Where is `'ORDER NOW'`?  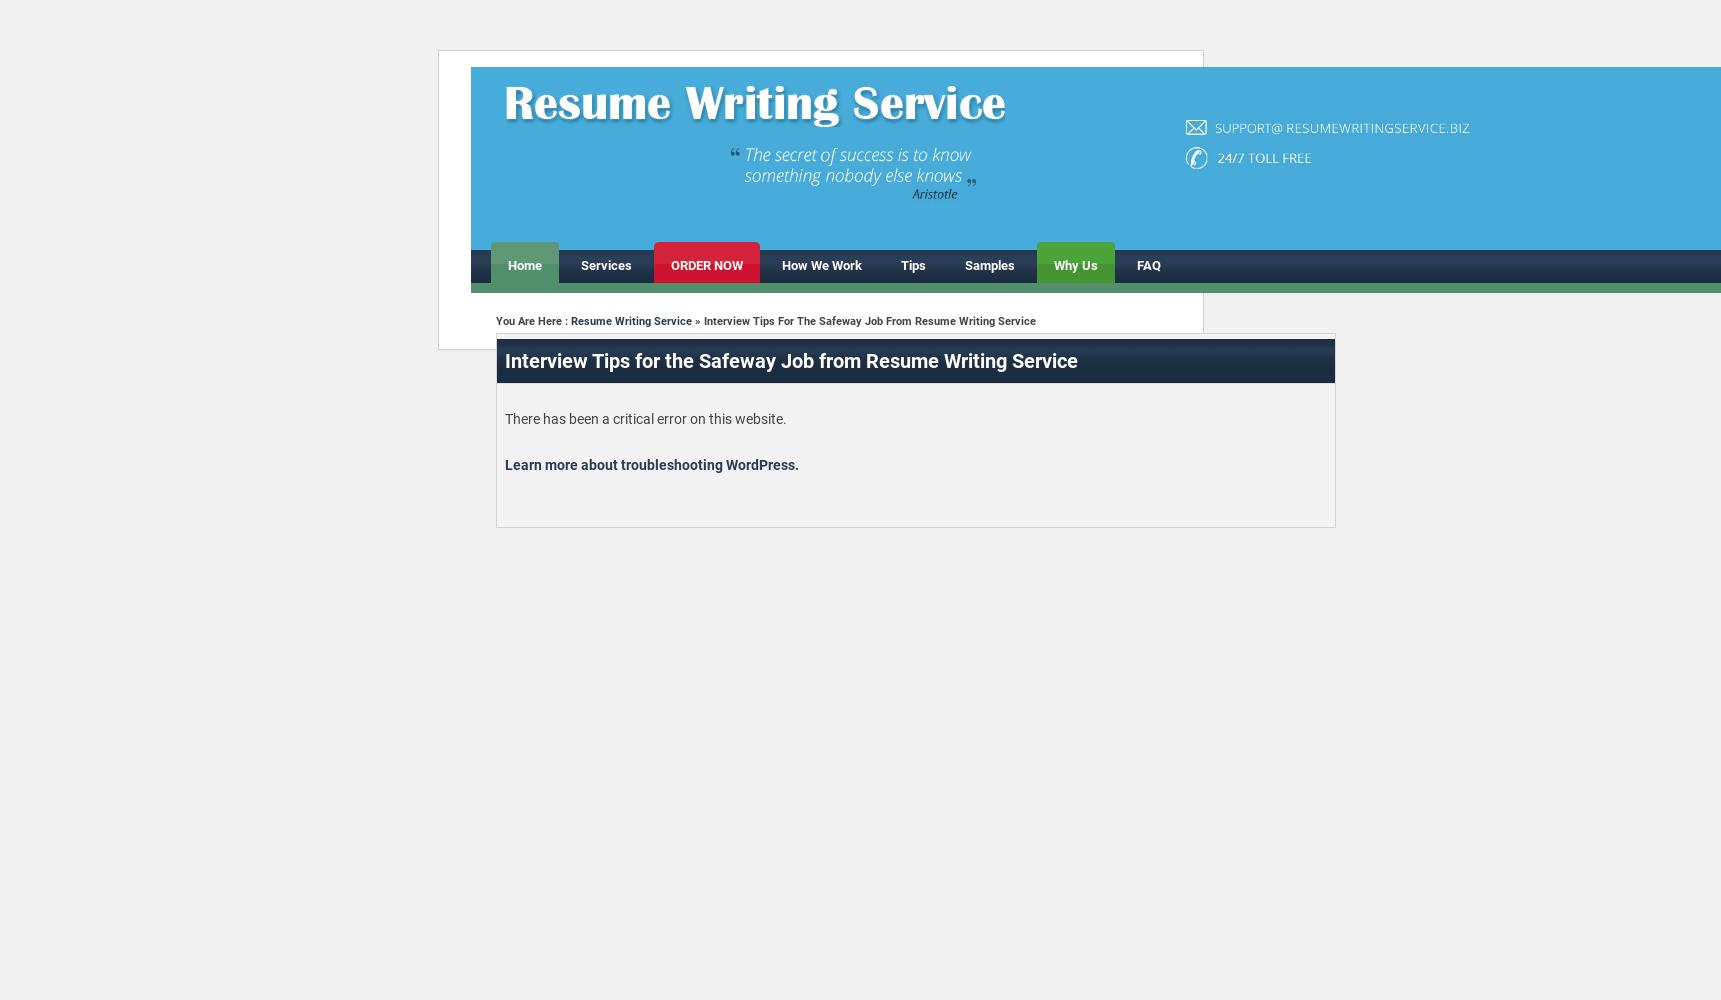
'ORDER NOW' is located at coordinates (704, 265).